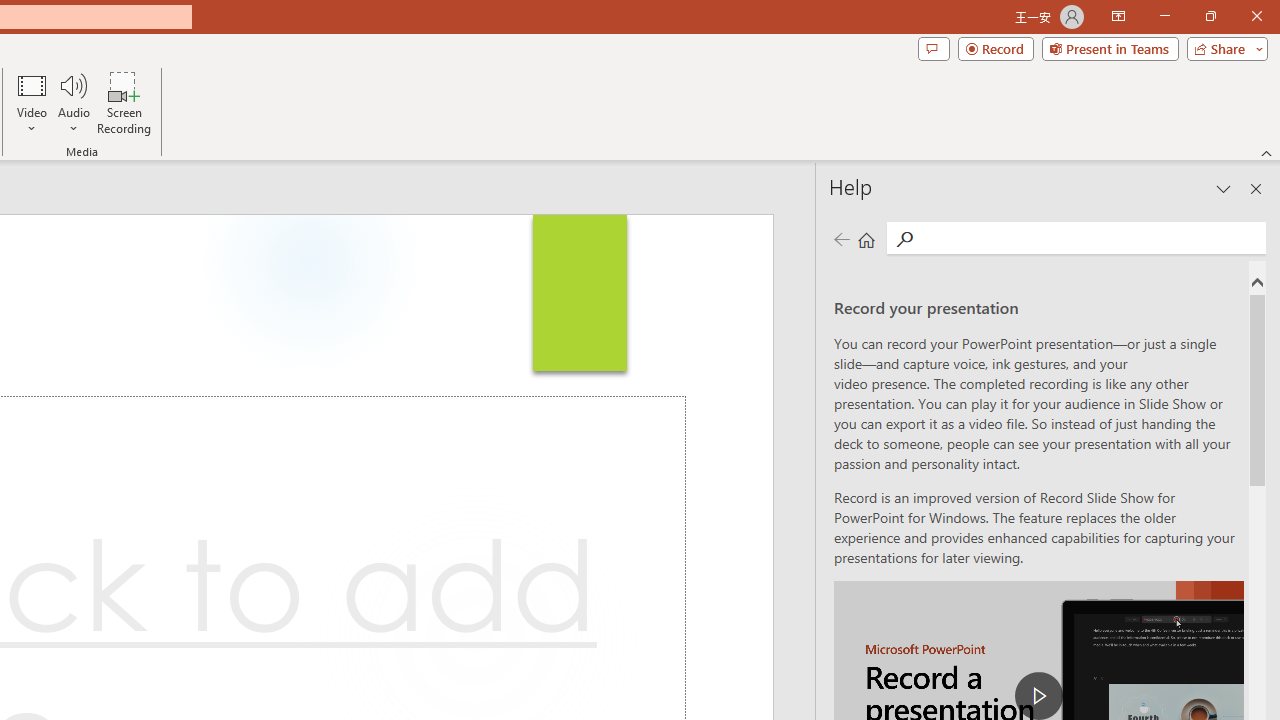  Describe the element at coordinates (32, 103) in the screenshot. I see `'Video'` at that location.